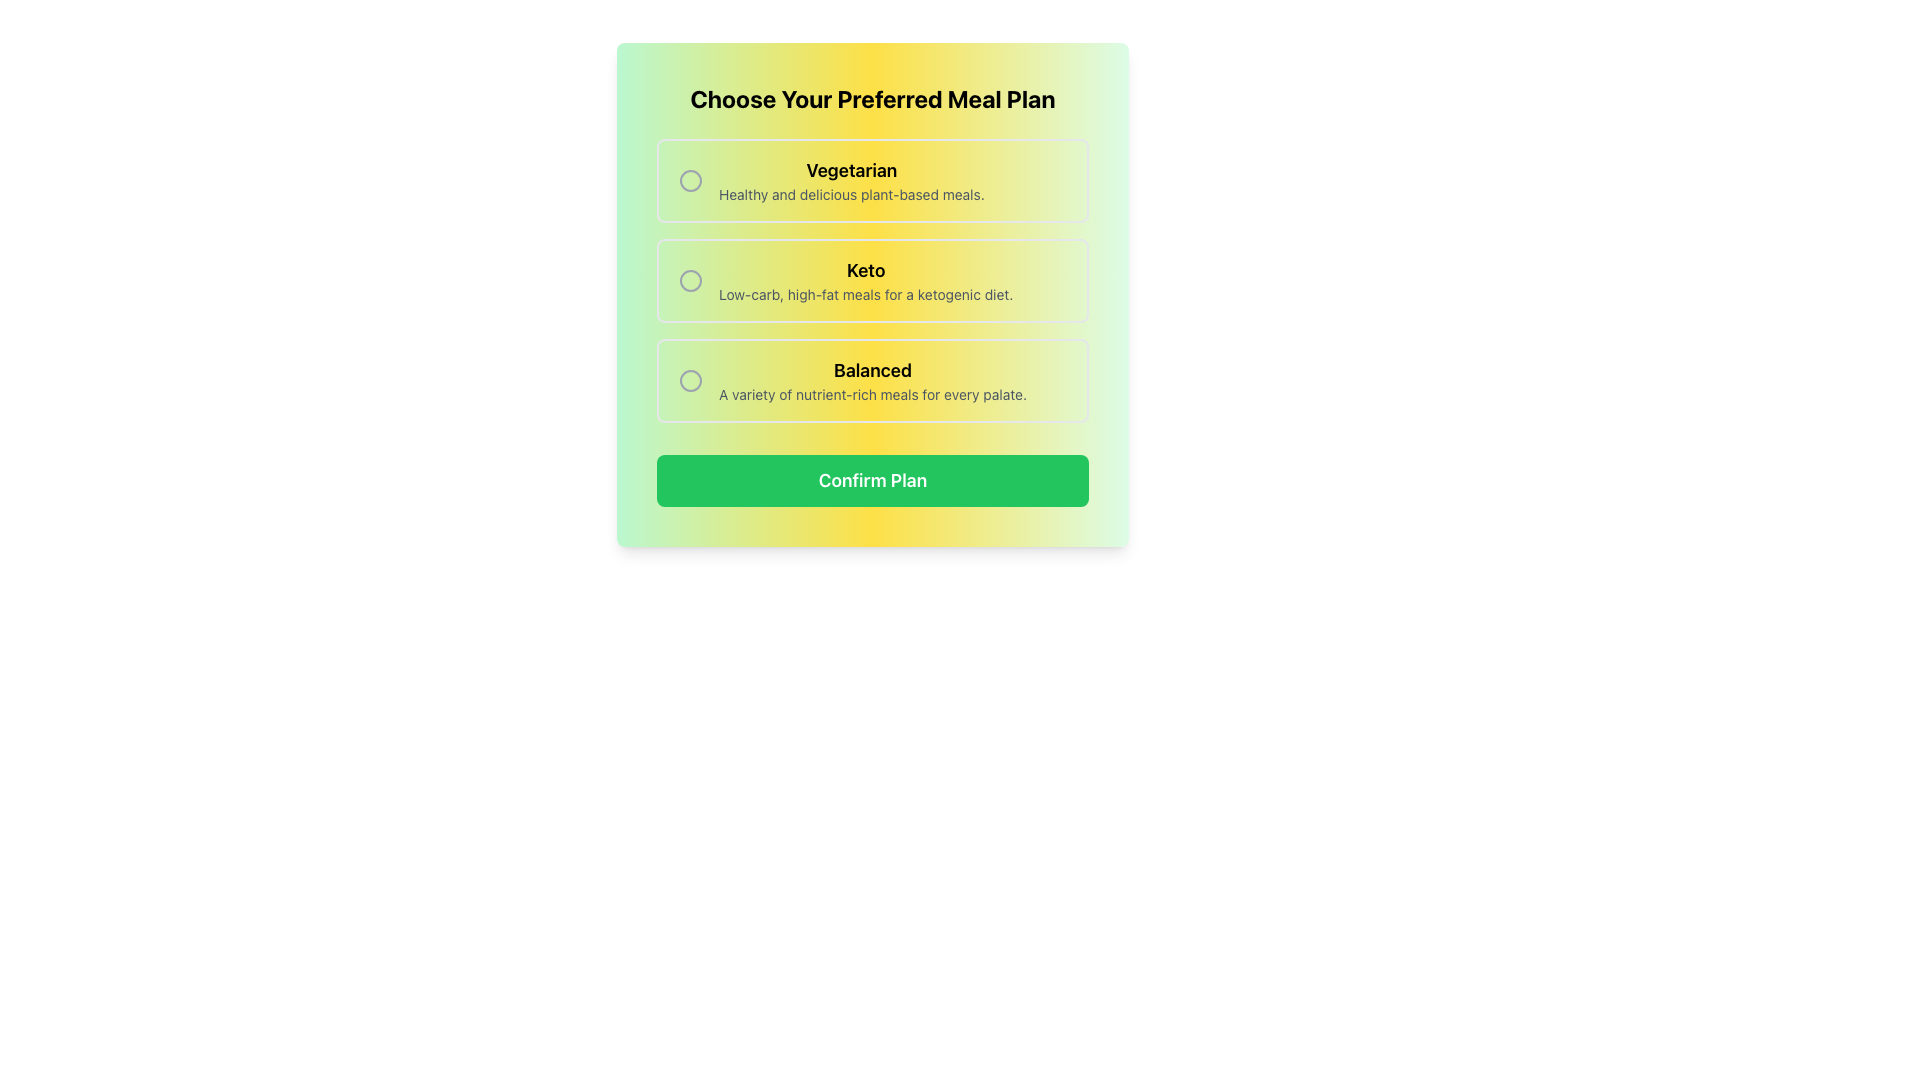  What do you see at coordinates (873, 381) in the screenshot?
I see `description of the text label titled 'Balanced', which includes the subtitle 'A variety of nutrient-rich meals for every palate.'` at bounding box center [873, 381].